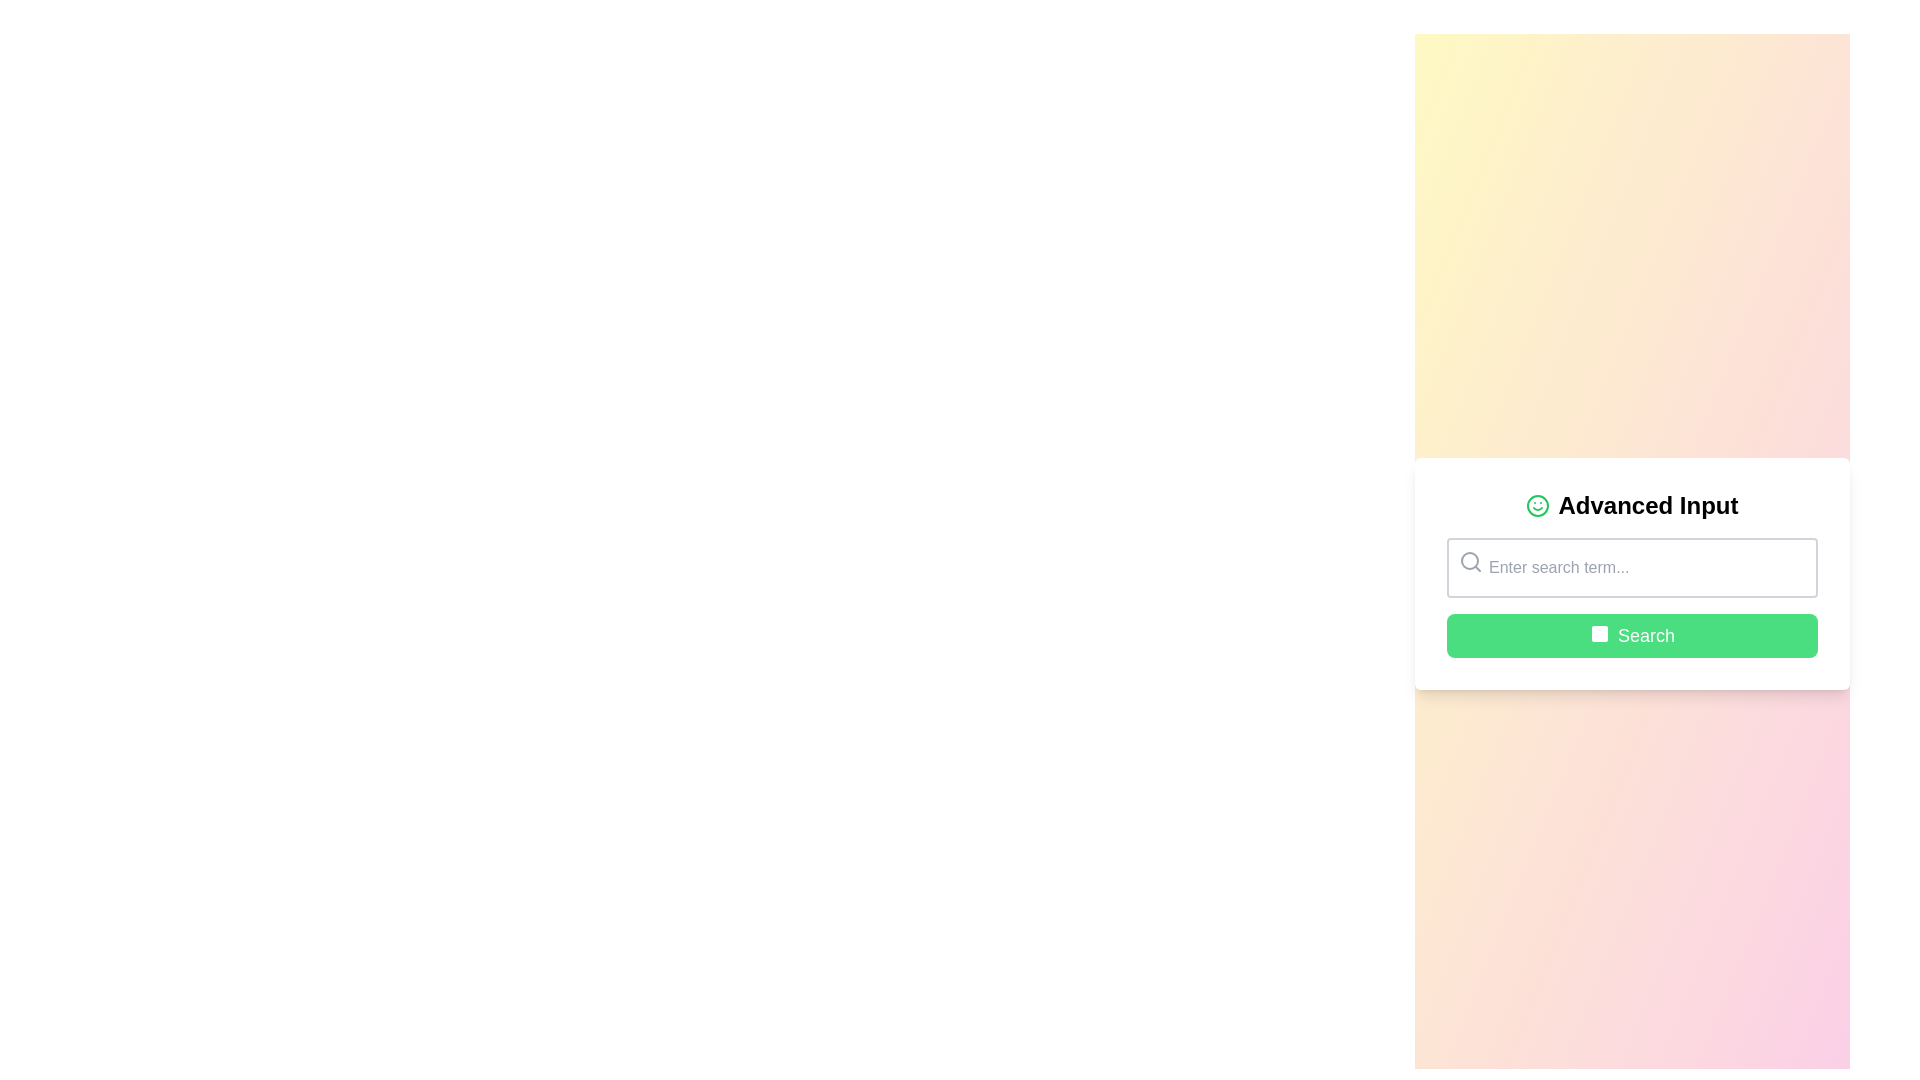  I want to click on the 'Search' button with a vibrant green background and white text located at the bottom of the 'Advanced Input' card, so click(1632, 636).